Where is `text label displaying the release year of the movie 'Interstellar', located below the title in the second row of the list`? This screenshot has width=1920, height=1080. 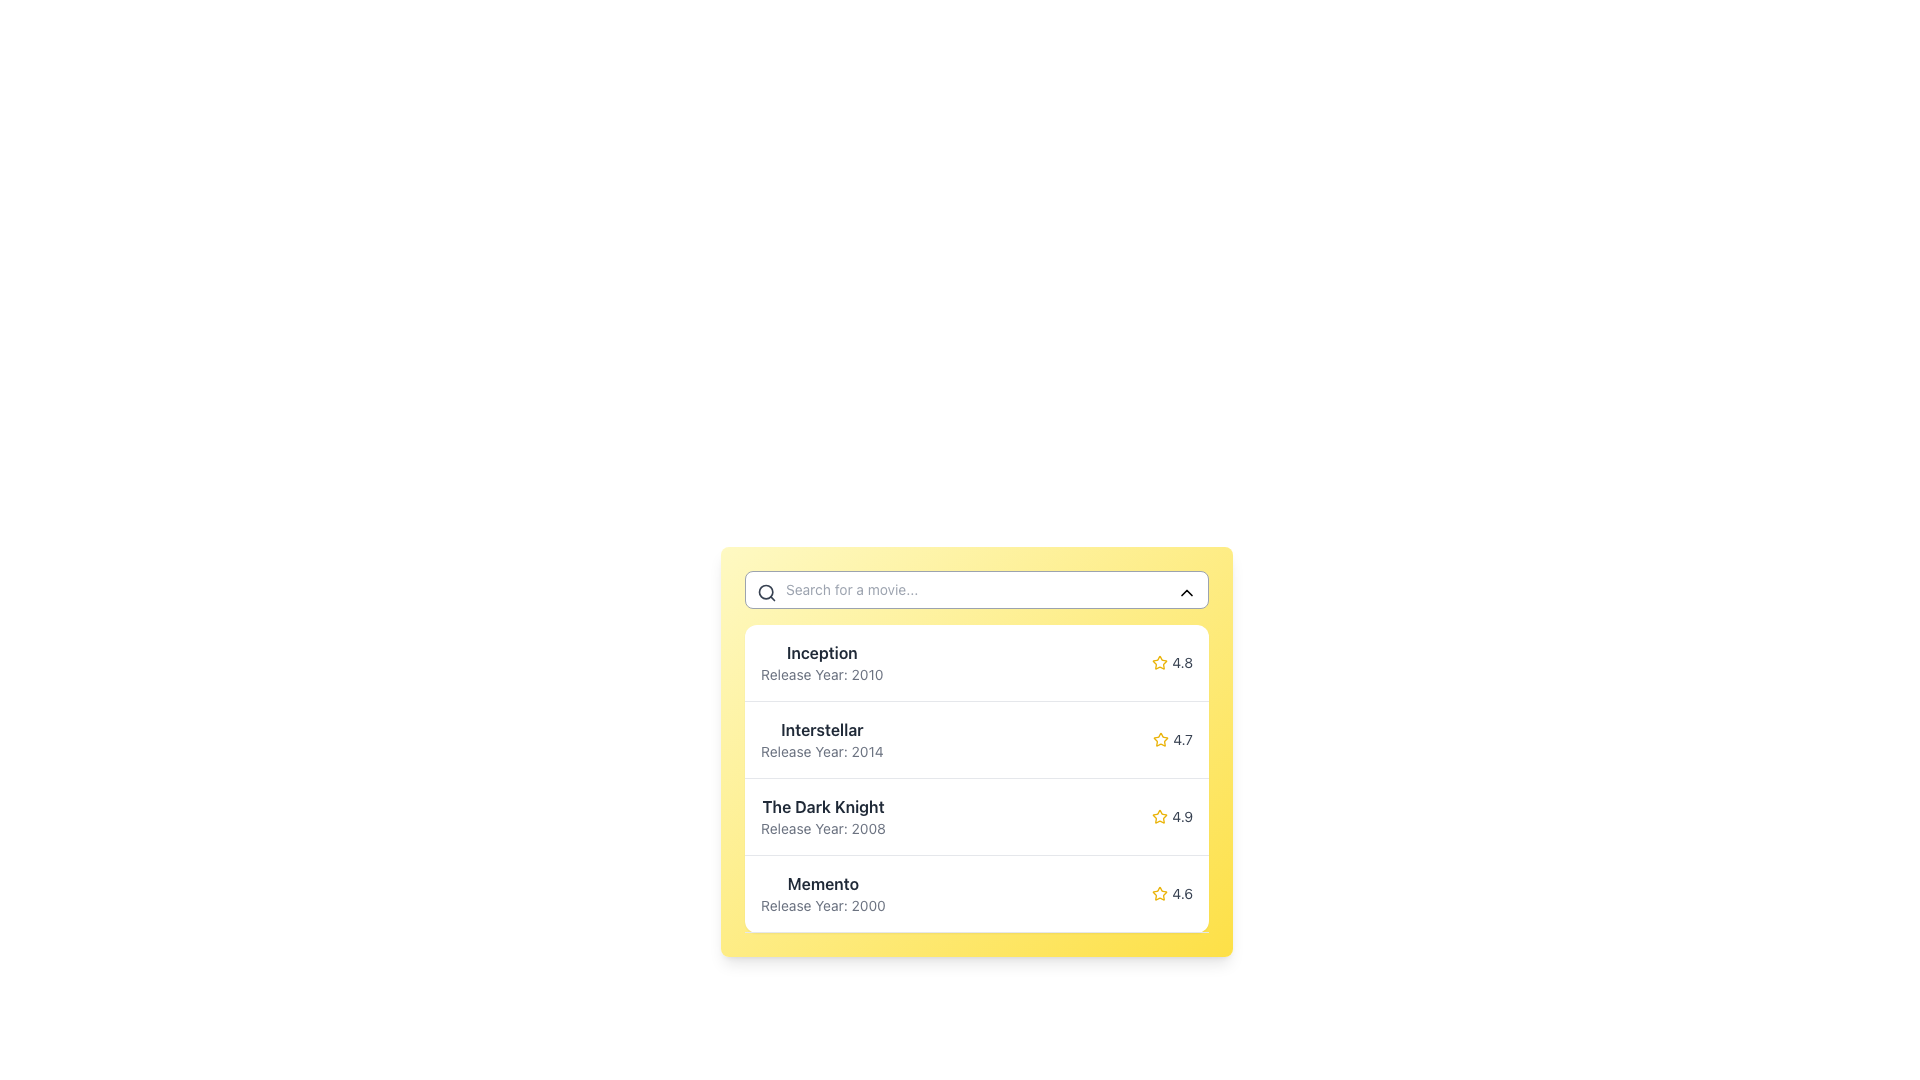
text label displaying the release year of the movie 'Interstellar', located below the title in the second row of the list is located at coordinates (822, 752).